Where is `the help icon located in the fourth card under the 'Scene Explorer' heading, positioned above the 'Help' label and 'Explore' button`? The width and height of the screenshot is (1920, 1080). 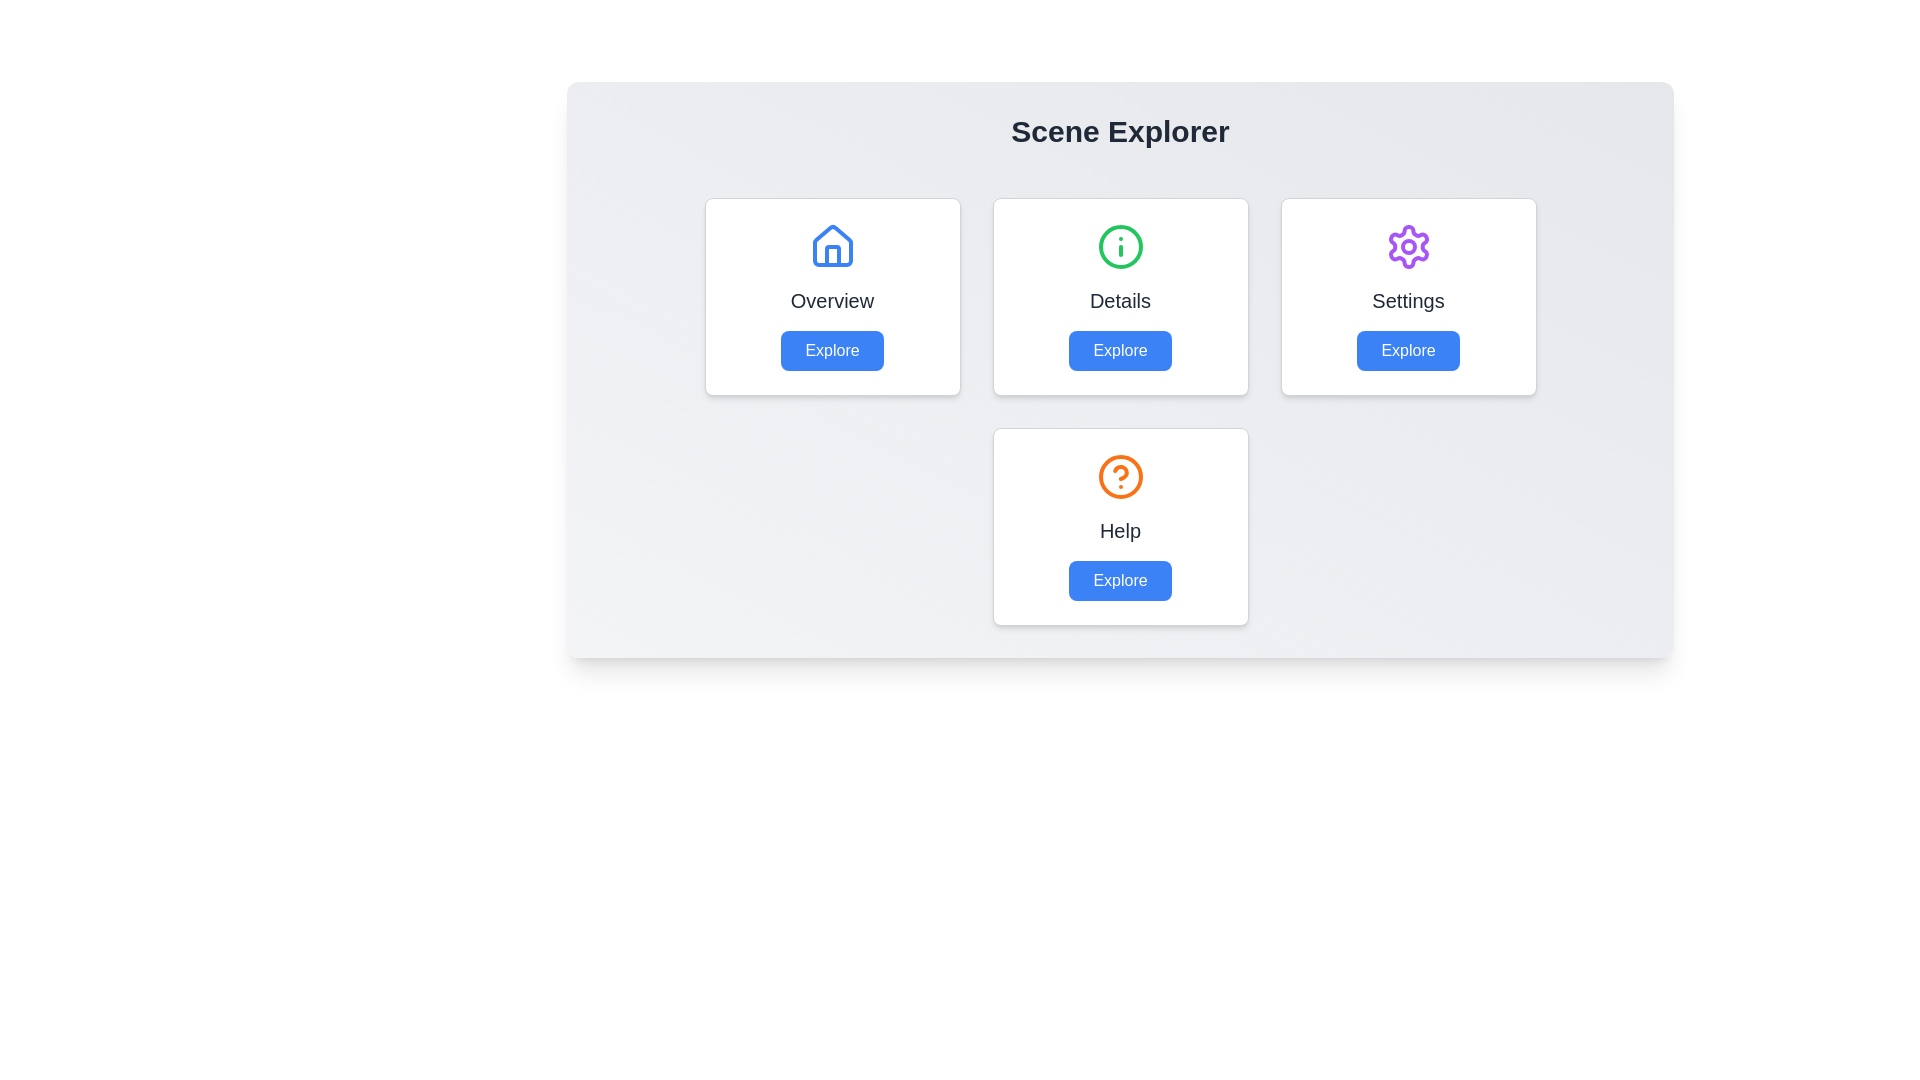 the help icon located in the fourth card under the 'Scene Explorer' heading, positioned above the 'Help' label and 'Explore' button is located at coordinates (1120, 477).